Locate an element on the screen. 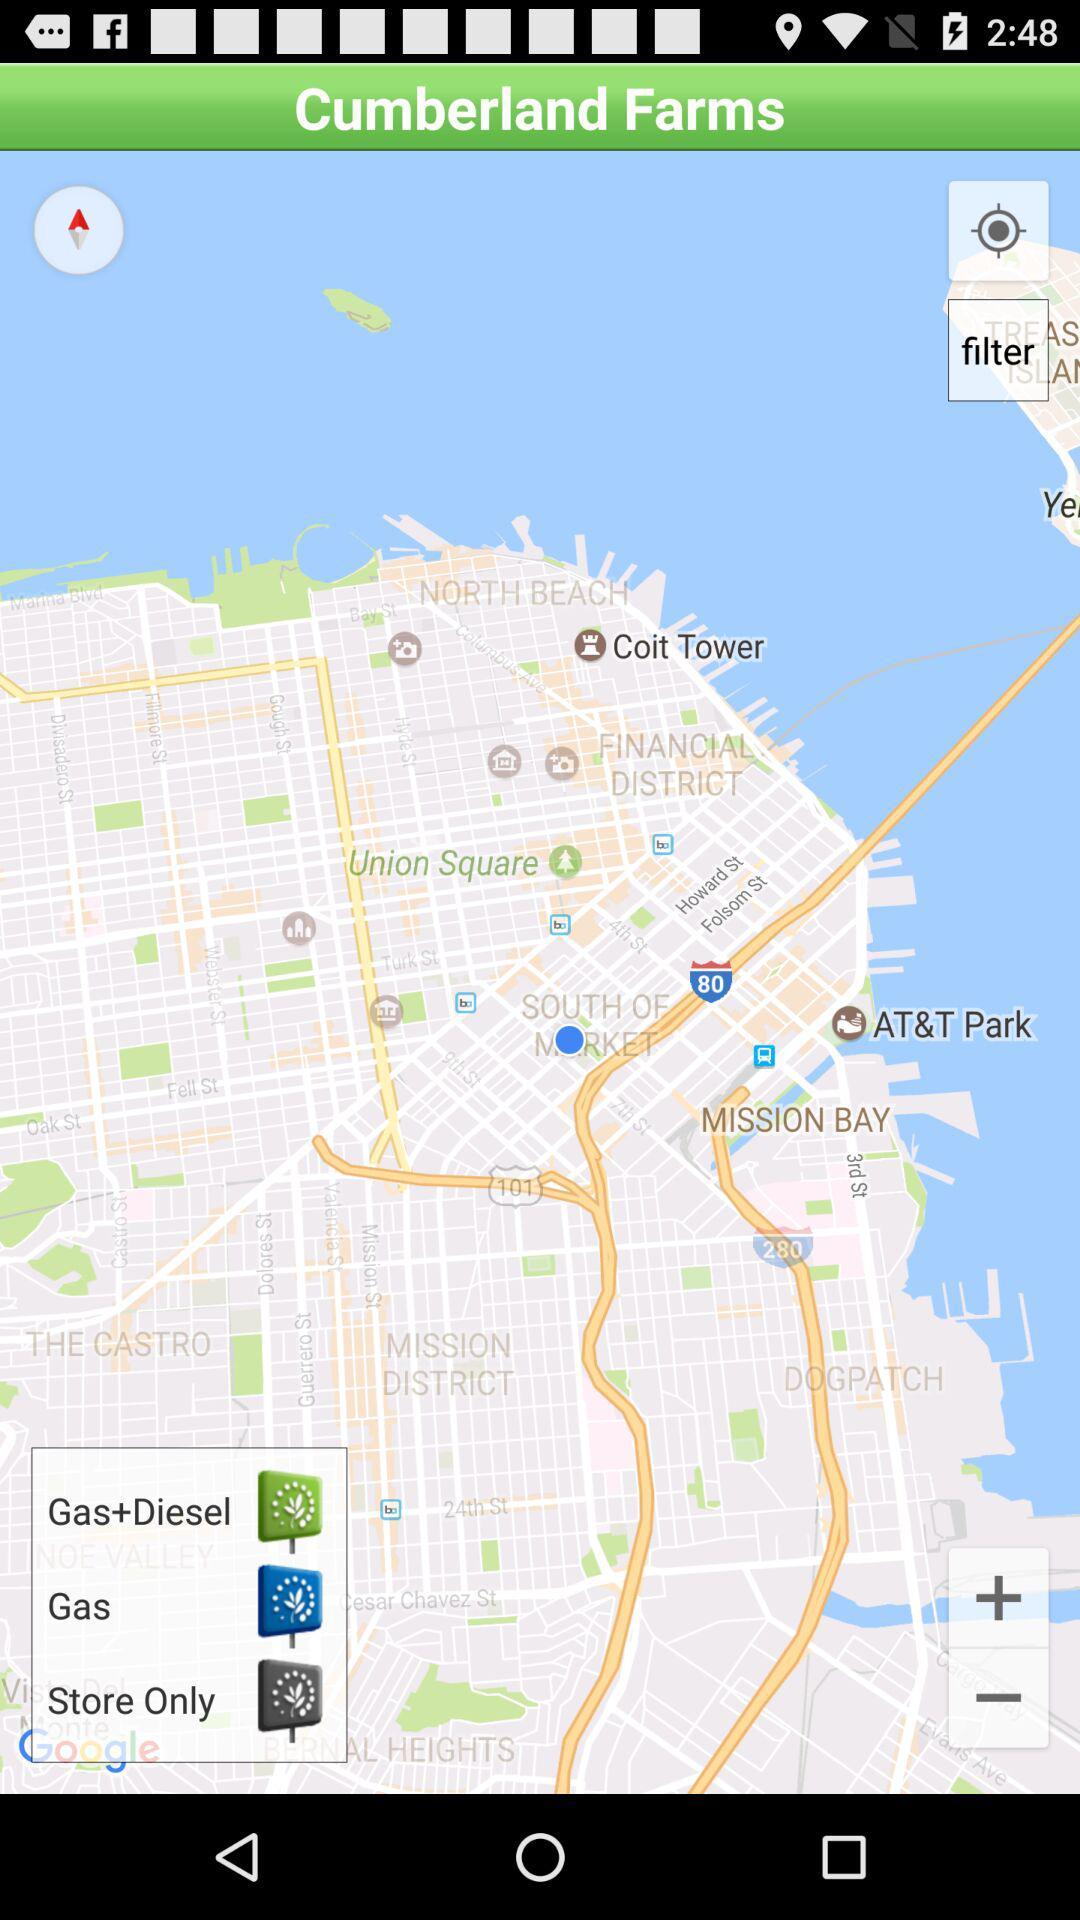 This screenshot has height=1920, width=1080. item at the top left corner is located at coordinates (77, 229).